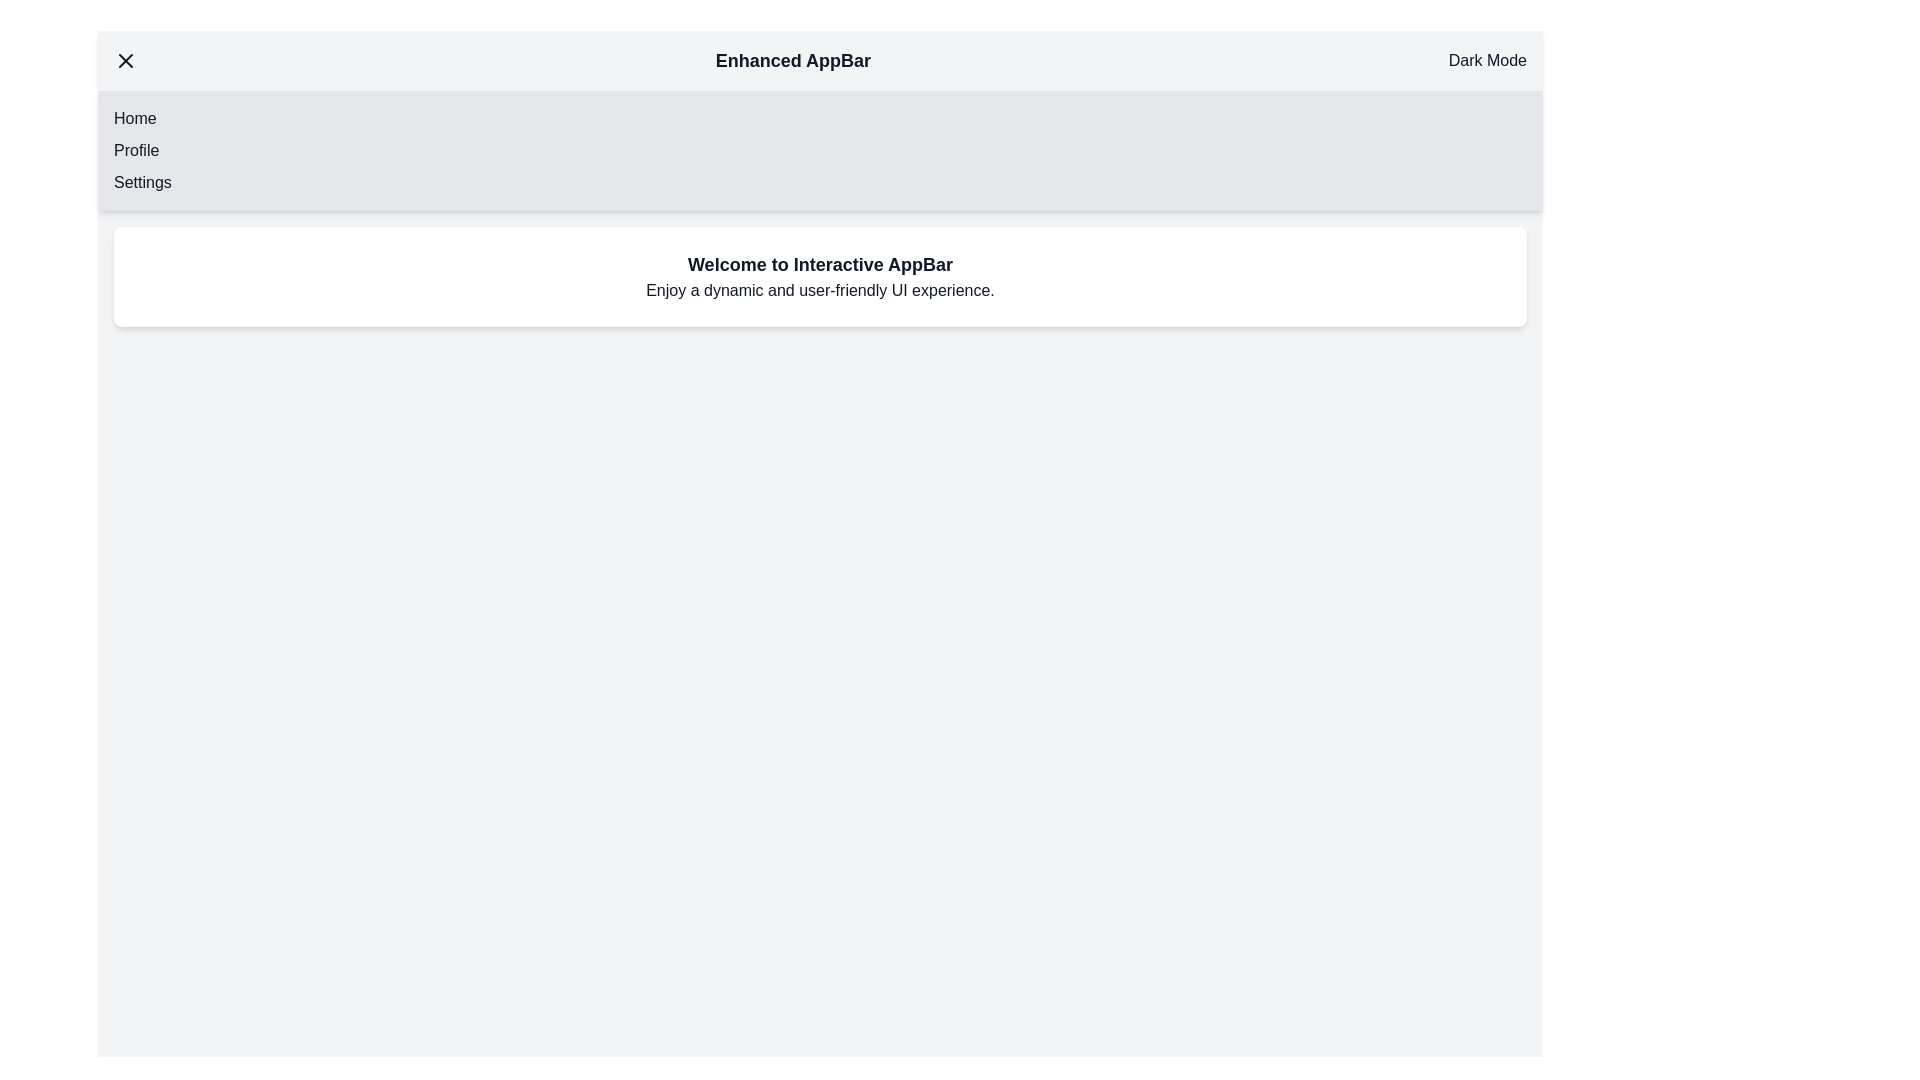 This screenshot has width=1920, height=1080. I want to click on the menu icon button to toggle the menu visibility, so click(124, 60).